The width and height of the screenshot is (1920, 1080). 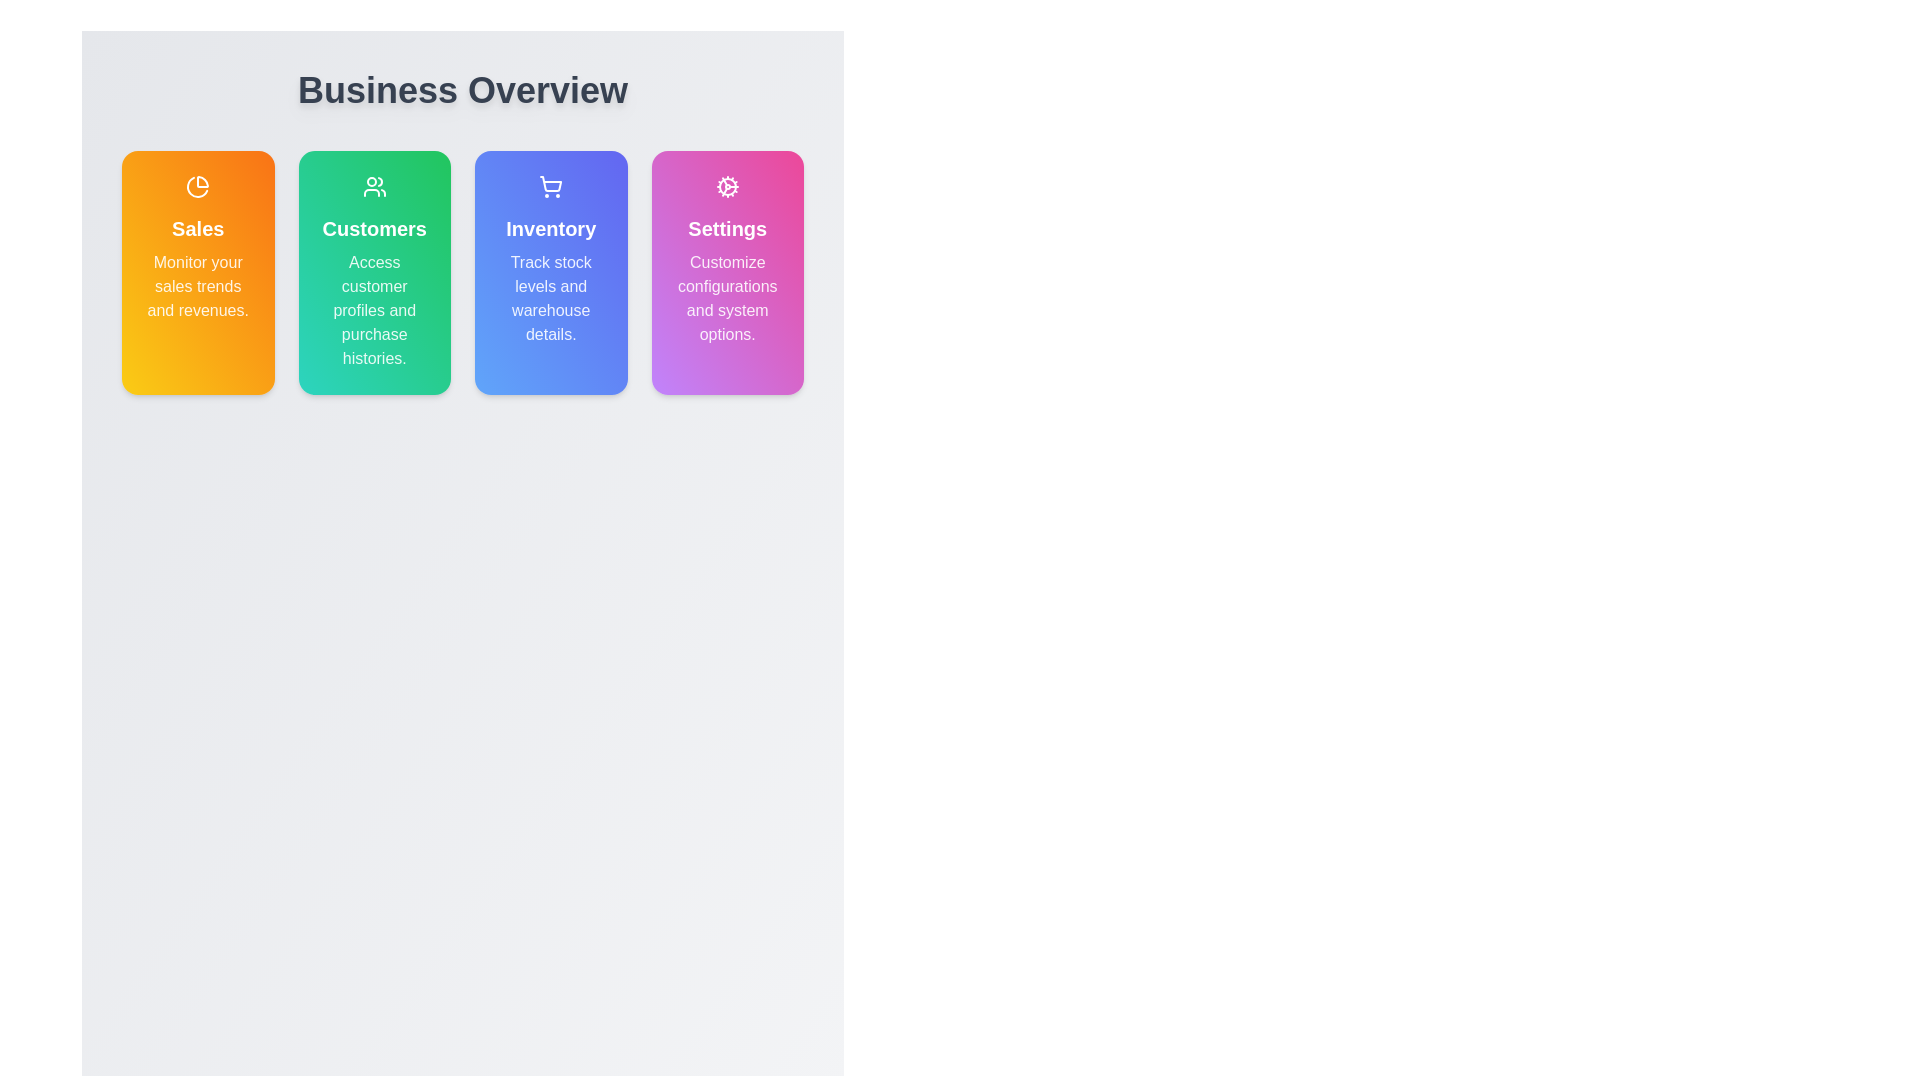 What do you see at coordinates (726, 186) in the screenshot?
I see `the circular-shaped icon within the gear icon in the Settings card, located at the rightmost part of the interface` at bounding box center [726, 186].